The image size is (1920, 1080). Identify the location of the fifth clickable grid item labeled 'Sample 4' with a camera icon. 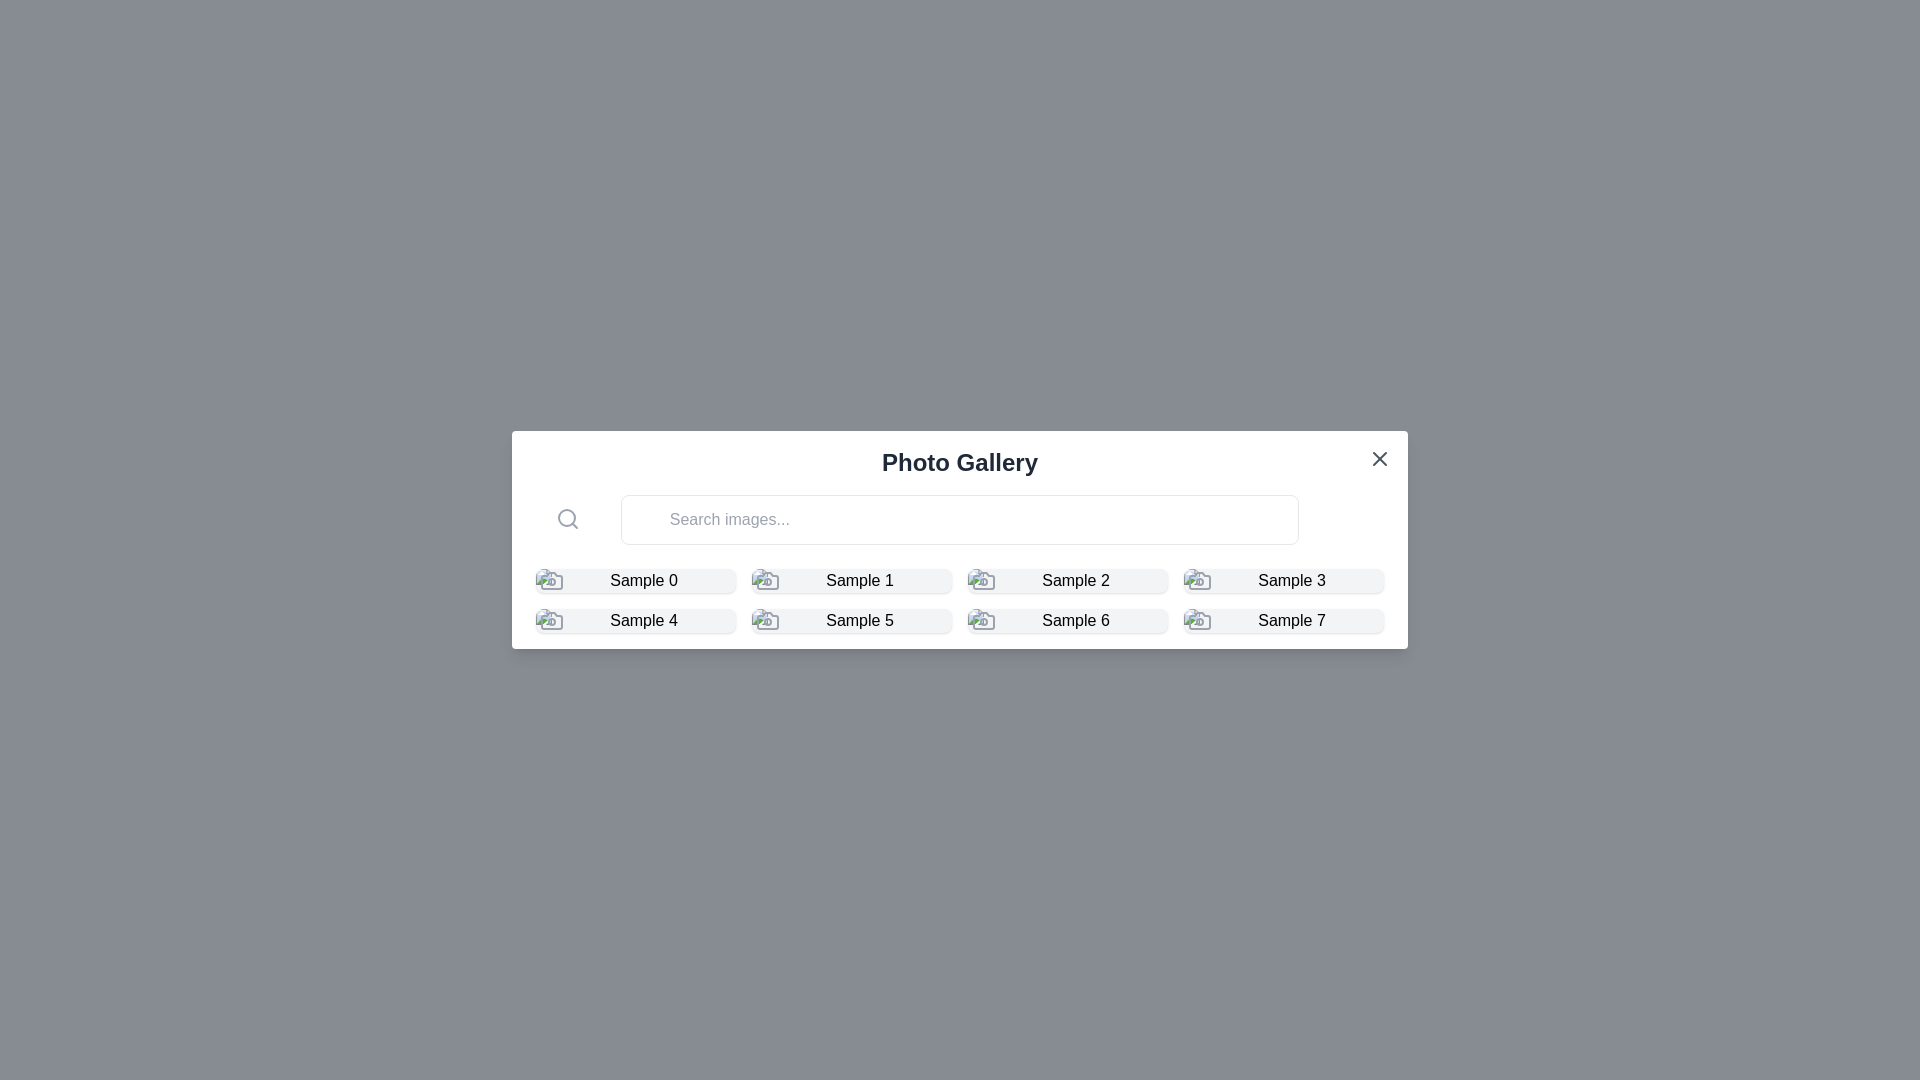
(634, 620).